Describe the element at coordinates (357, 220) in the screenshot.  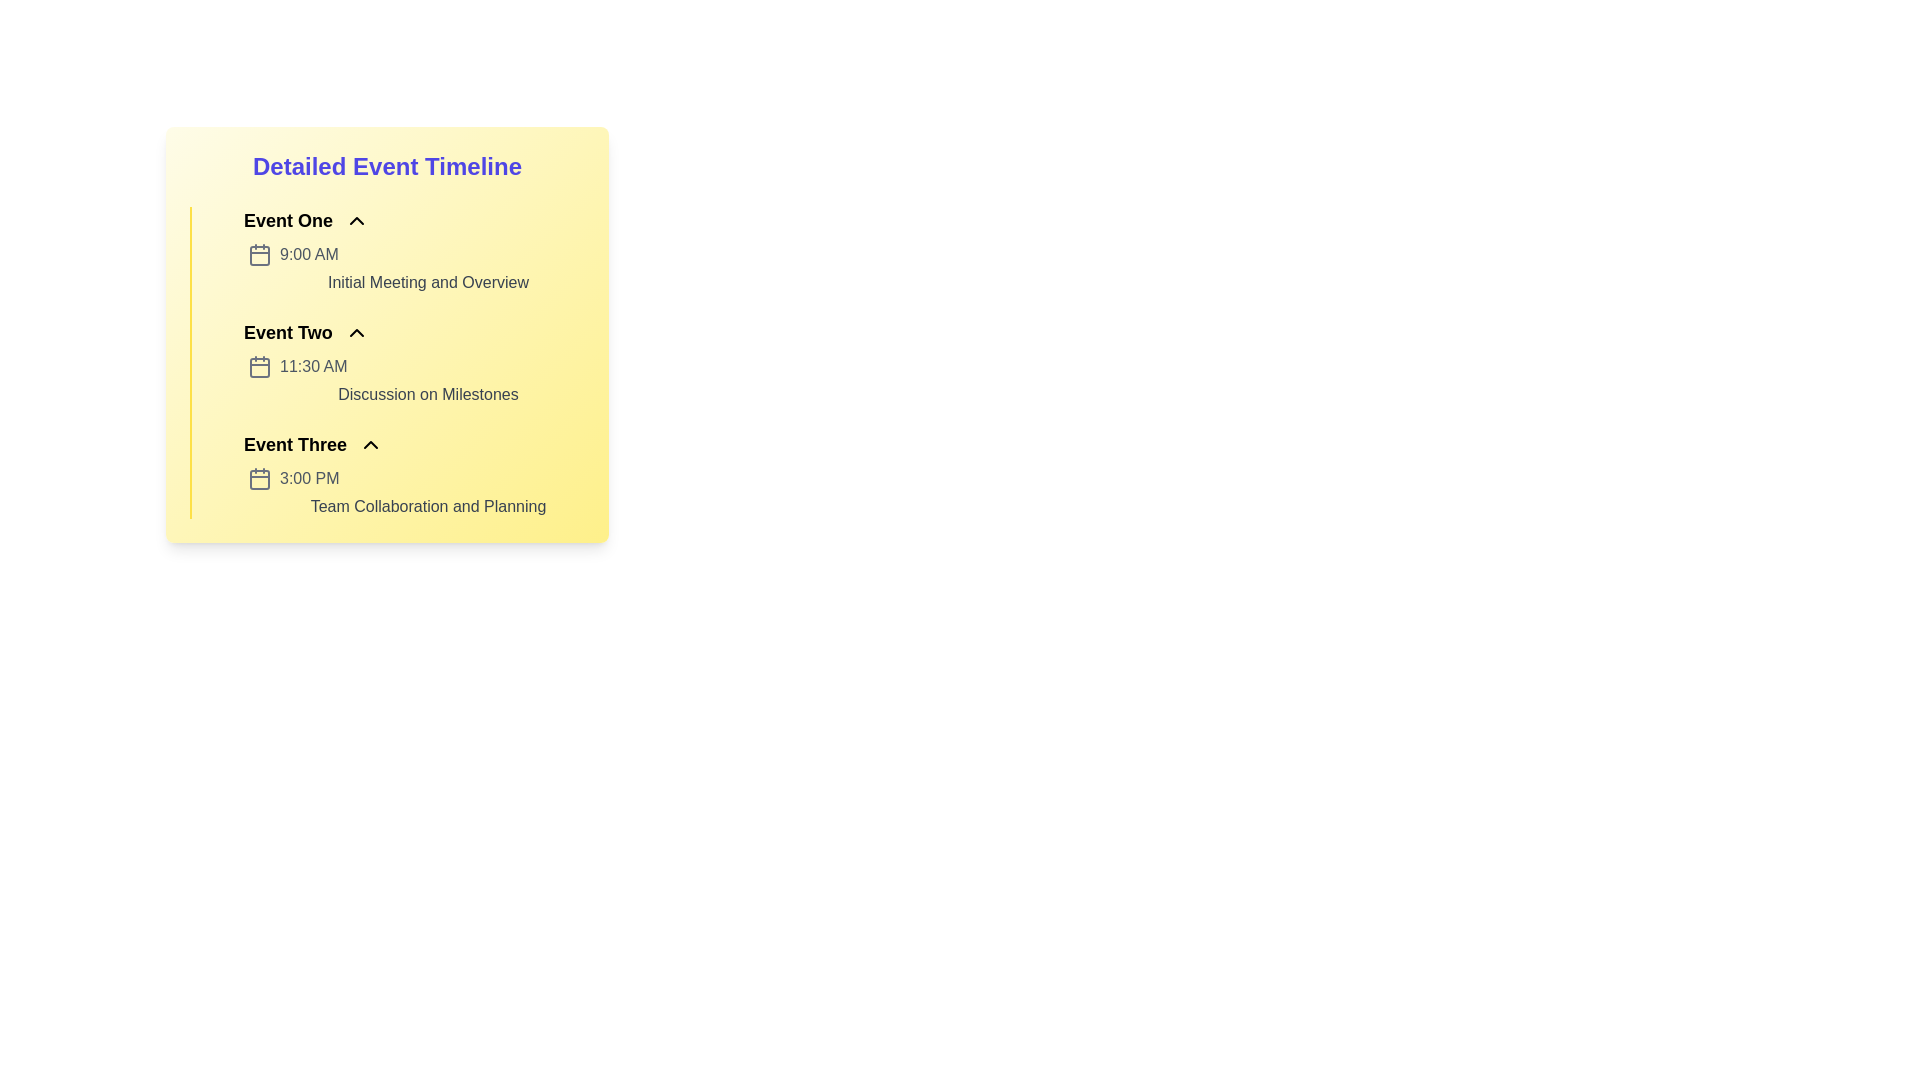
I see `the upward-pointing chevron icon located to the right of the text 'Event One' in the timeline` at that location.